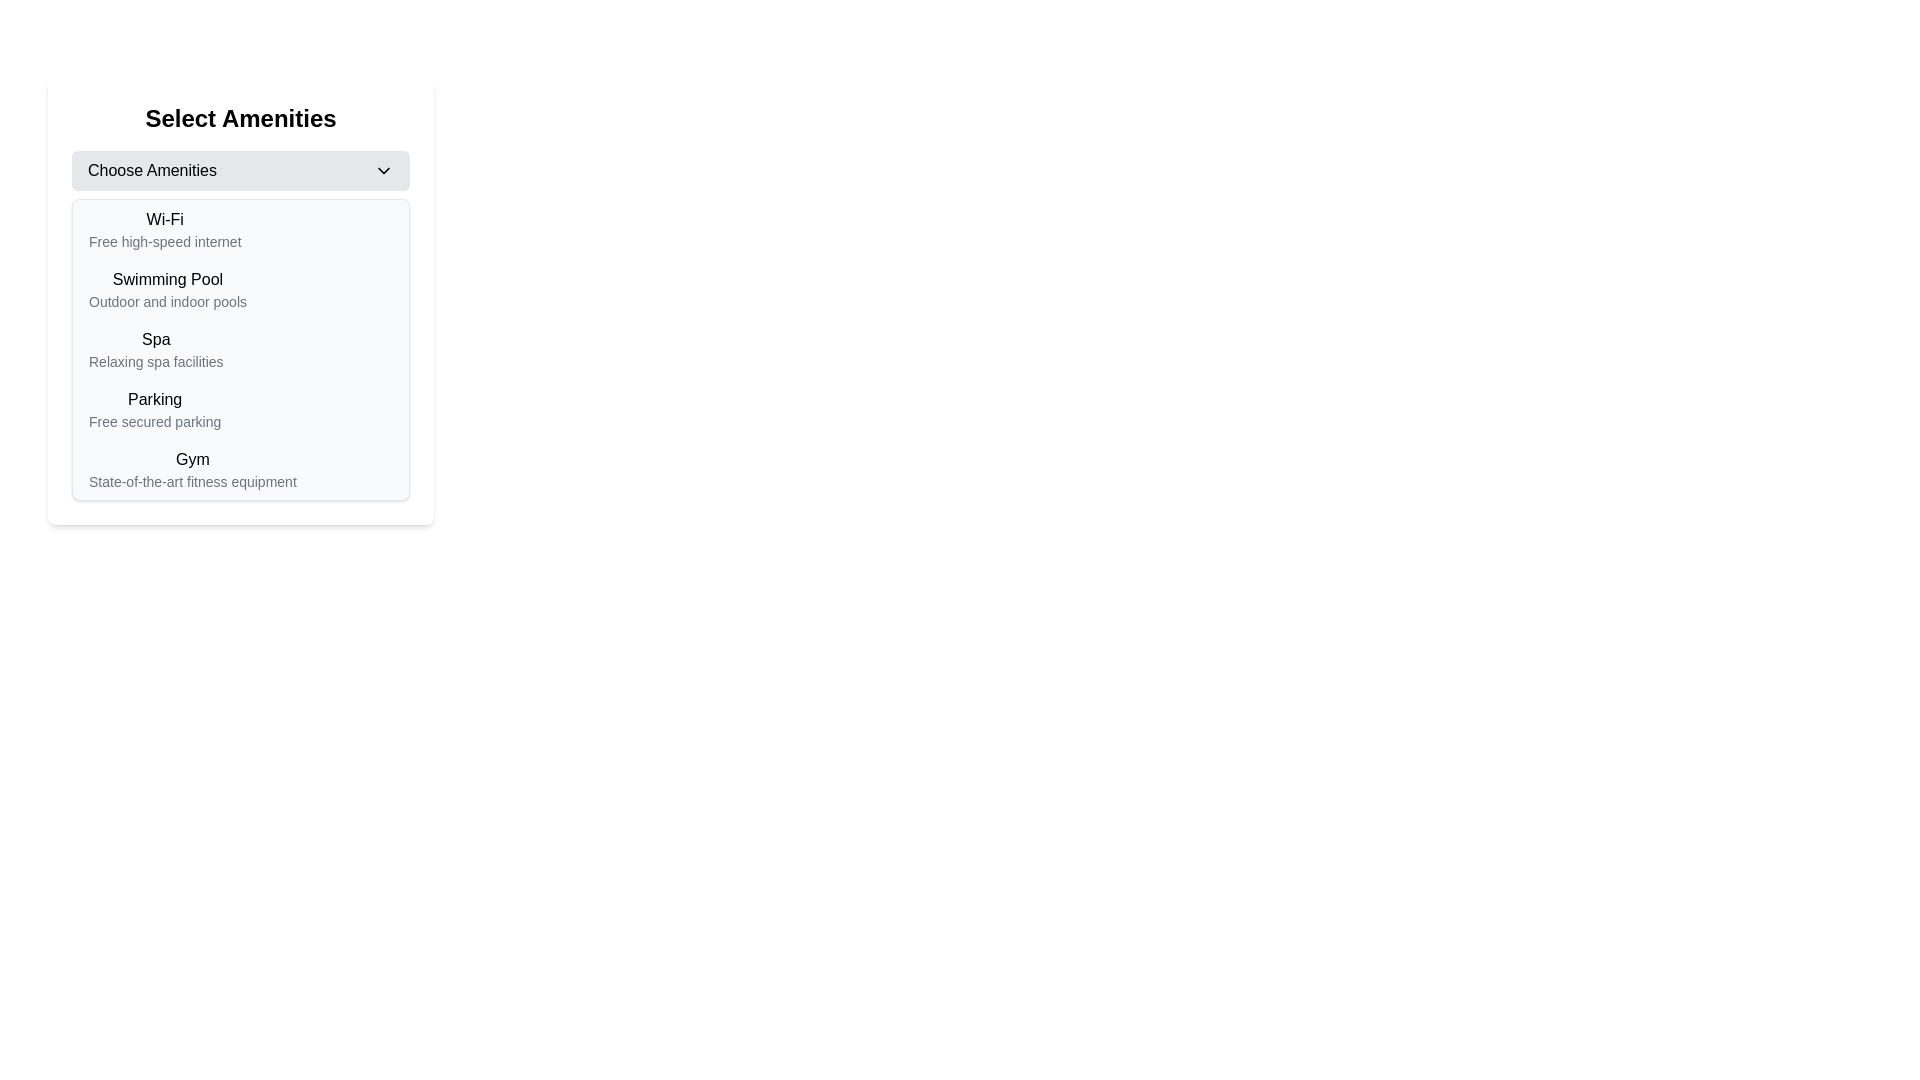 Image resolution: width=1920 pixels, height=1080 pixels. What do you see at coordinates (168, 280) in the screenshot?
I see `the text label displaying 'Swimming Pool', which is bold and serves as the header within the 'Select Amenities' card interface` at bounding box center [168, 280].